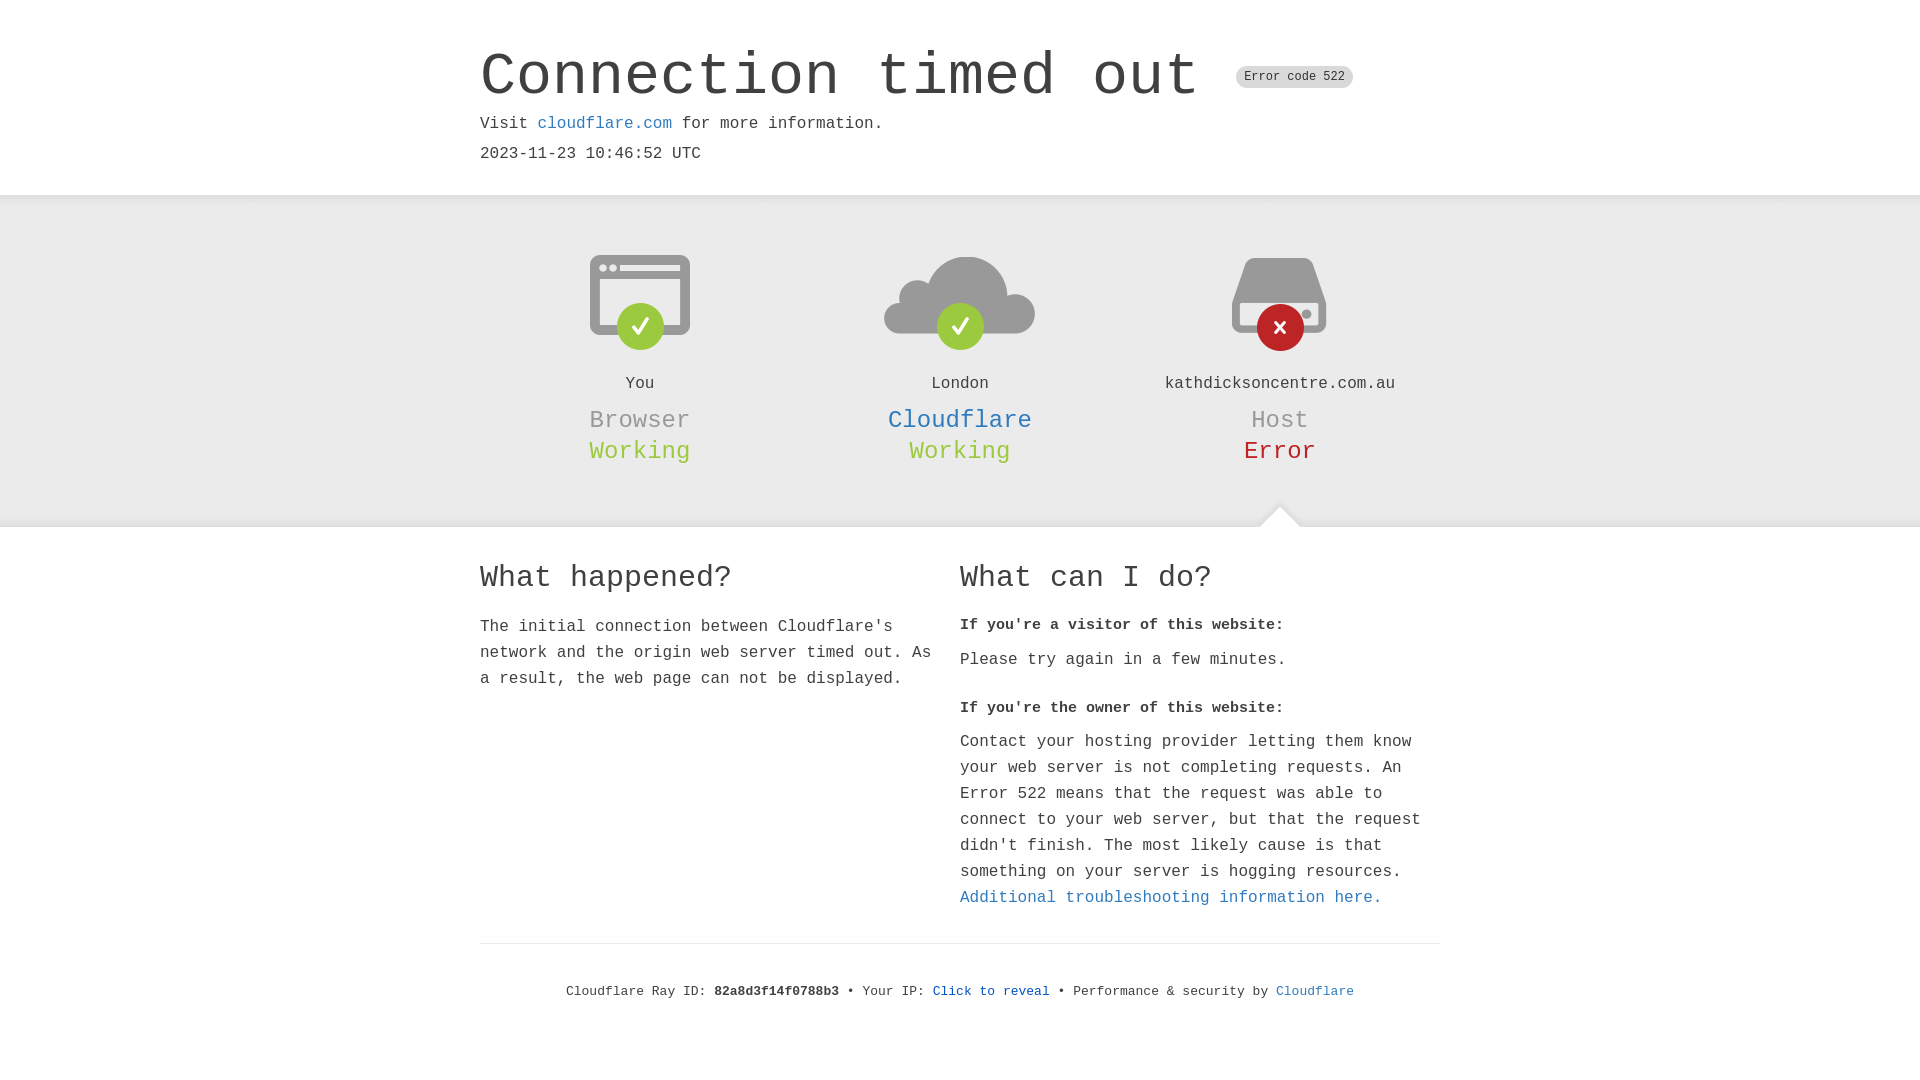  Describe the element at coordinates (931, 991) in the screenshot. I see `'Click to reveal'` at that location.